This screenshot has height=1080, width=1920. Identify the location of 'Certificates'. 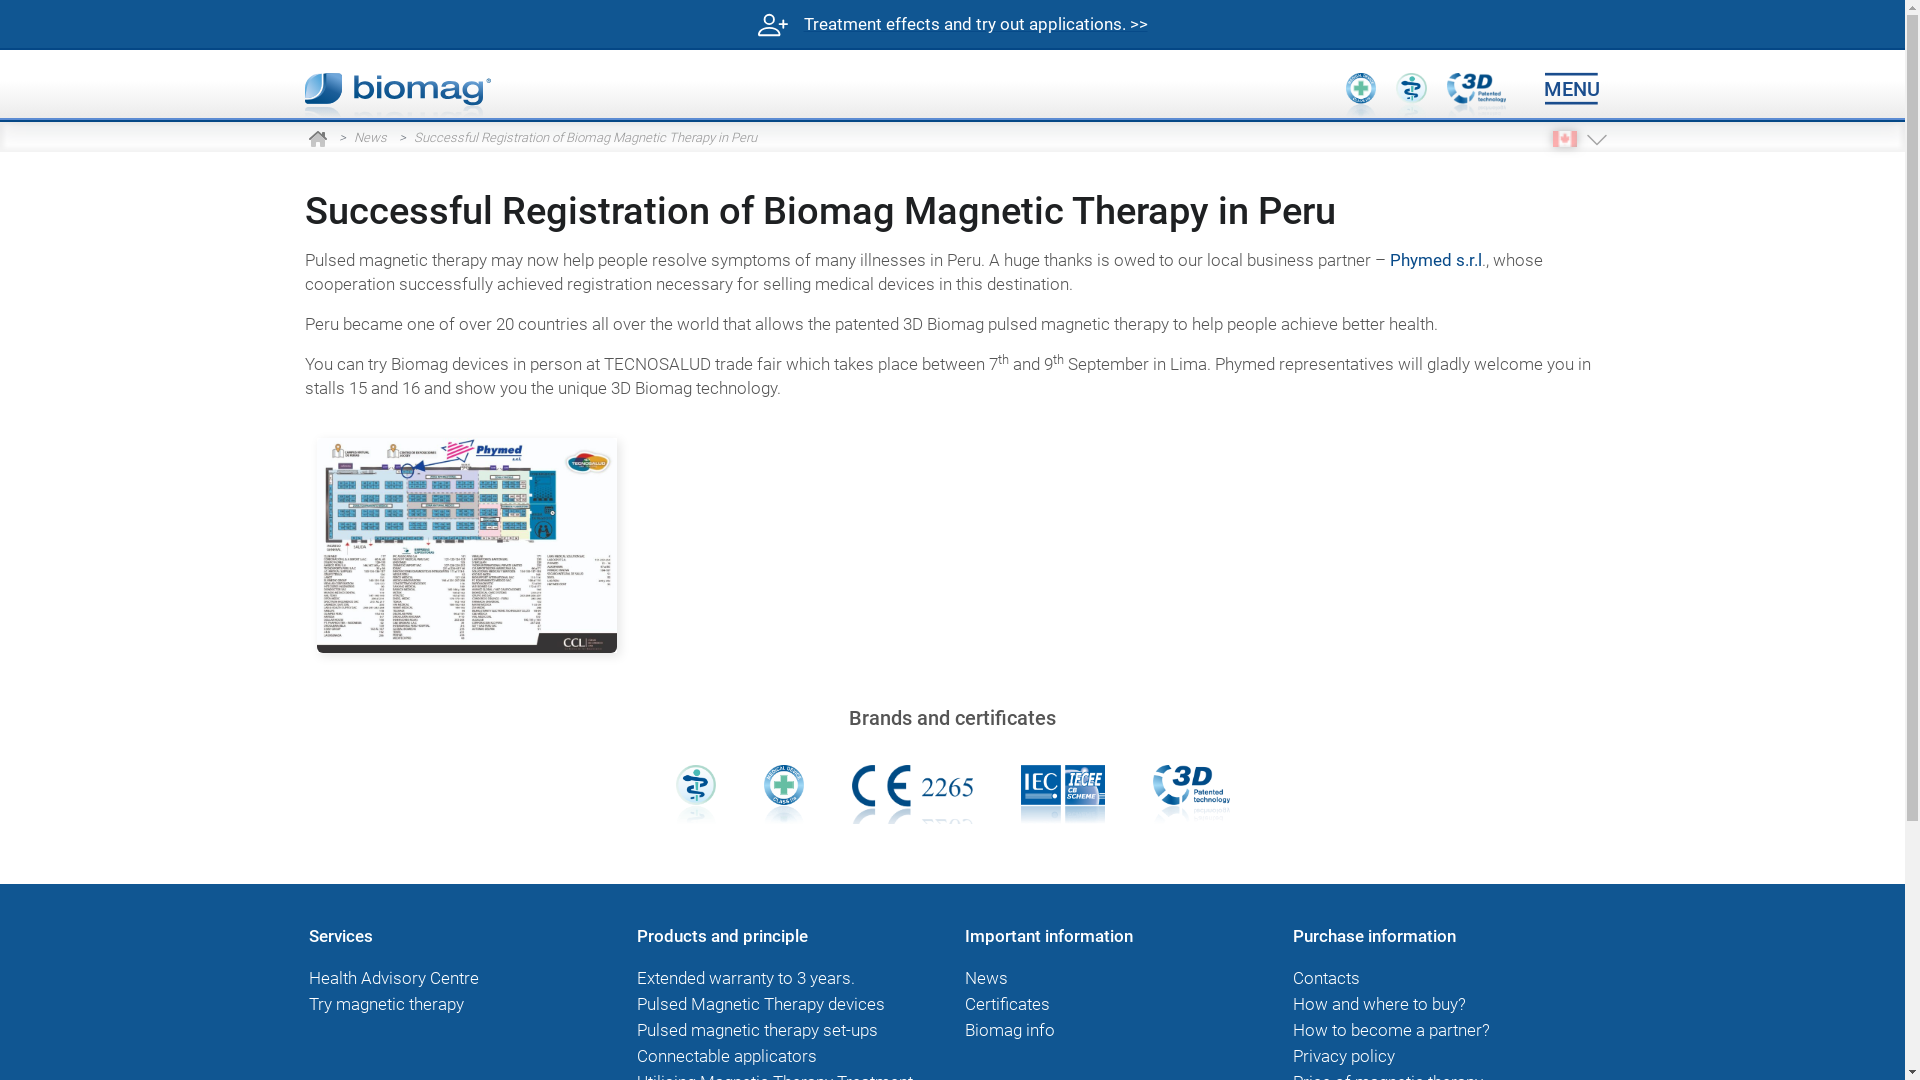
(964, 1003).